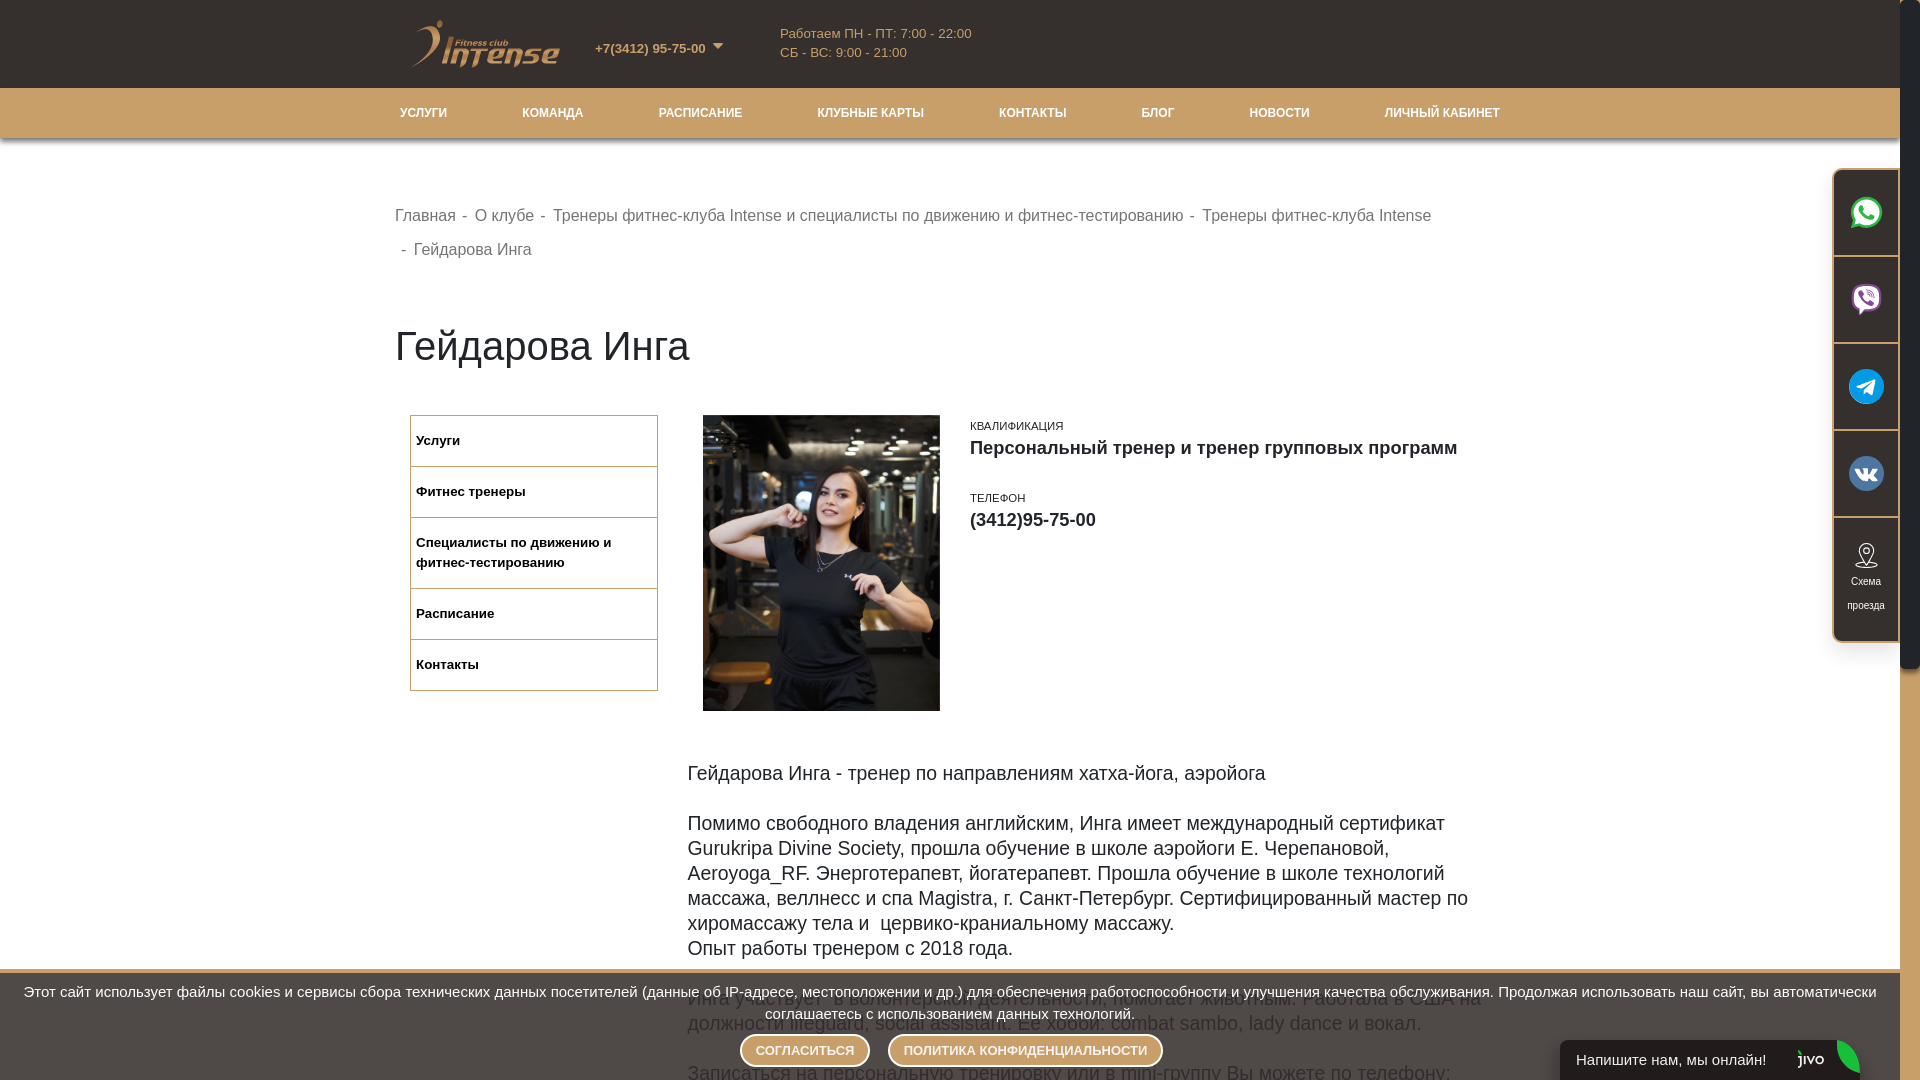  I want to click on 'telegram', so click(1864, 385).